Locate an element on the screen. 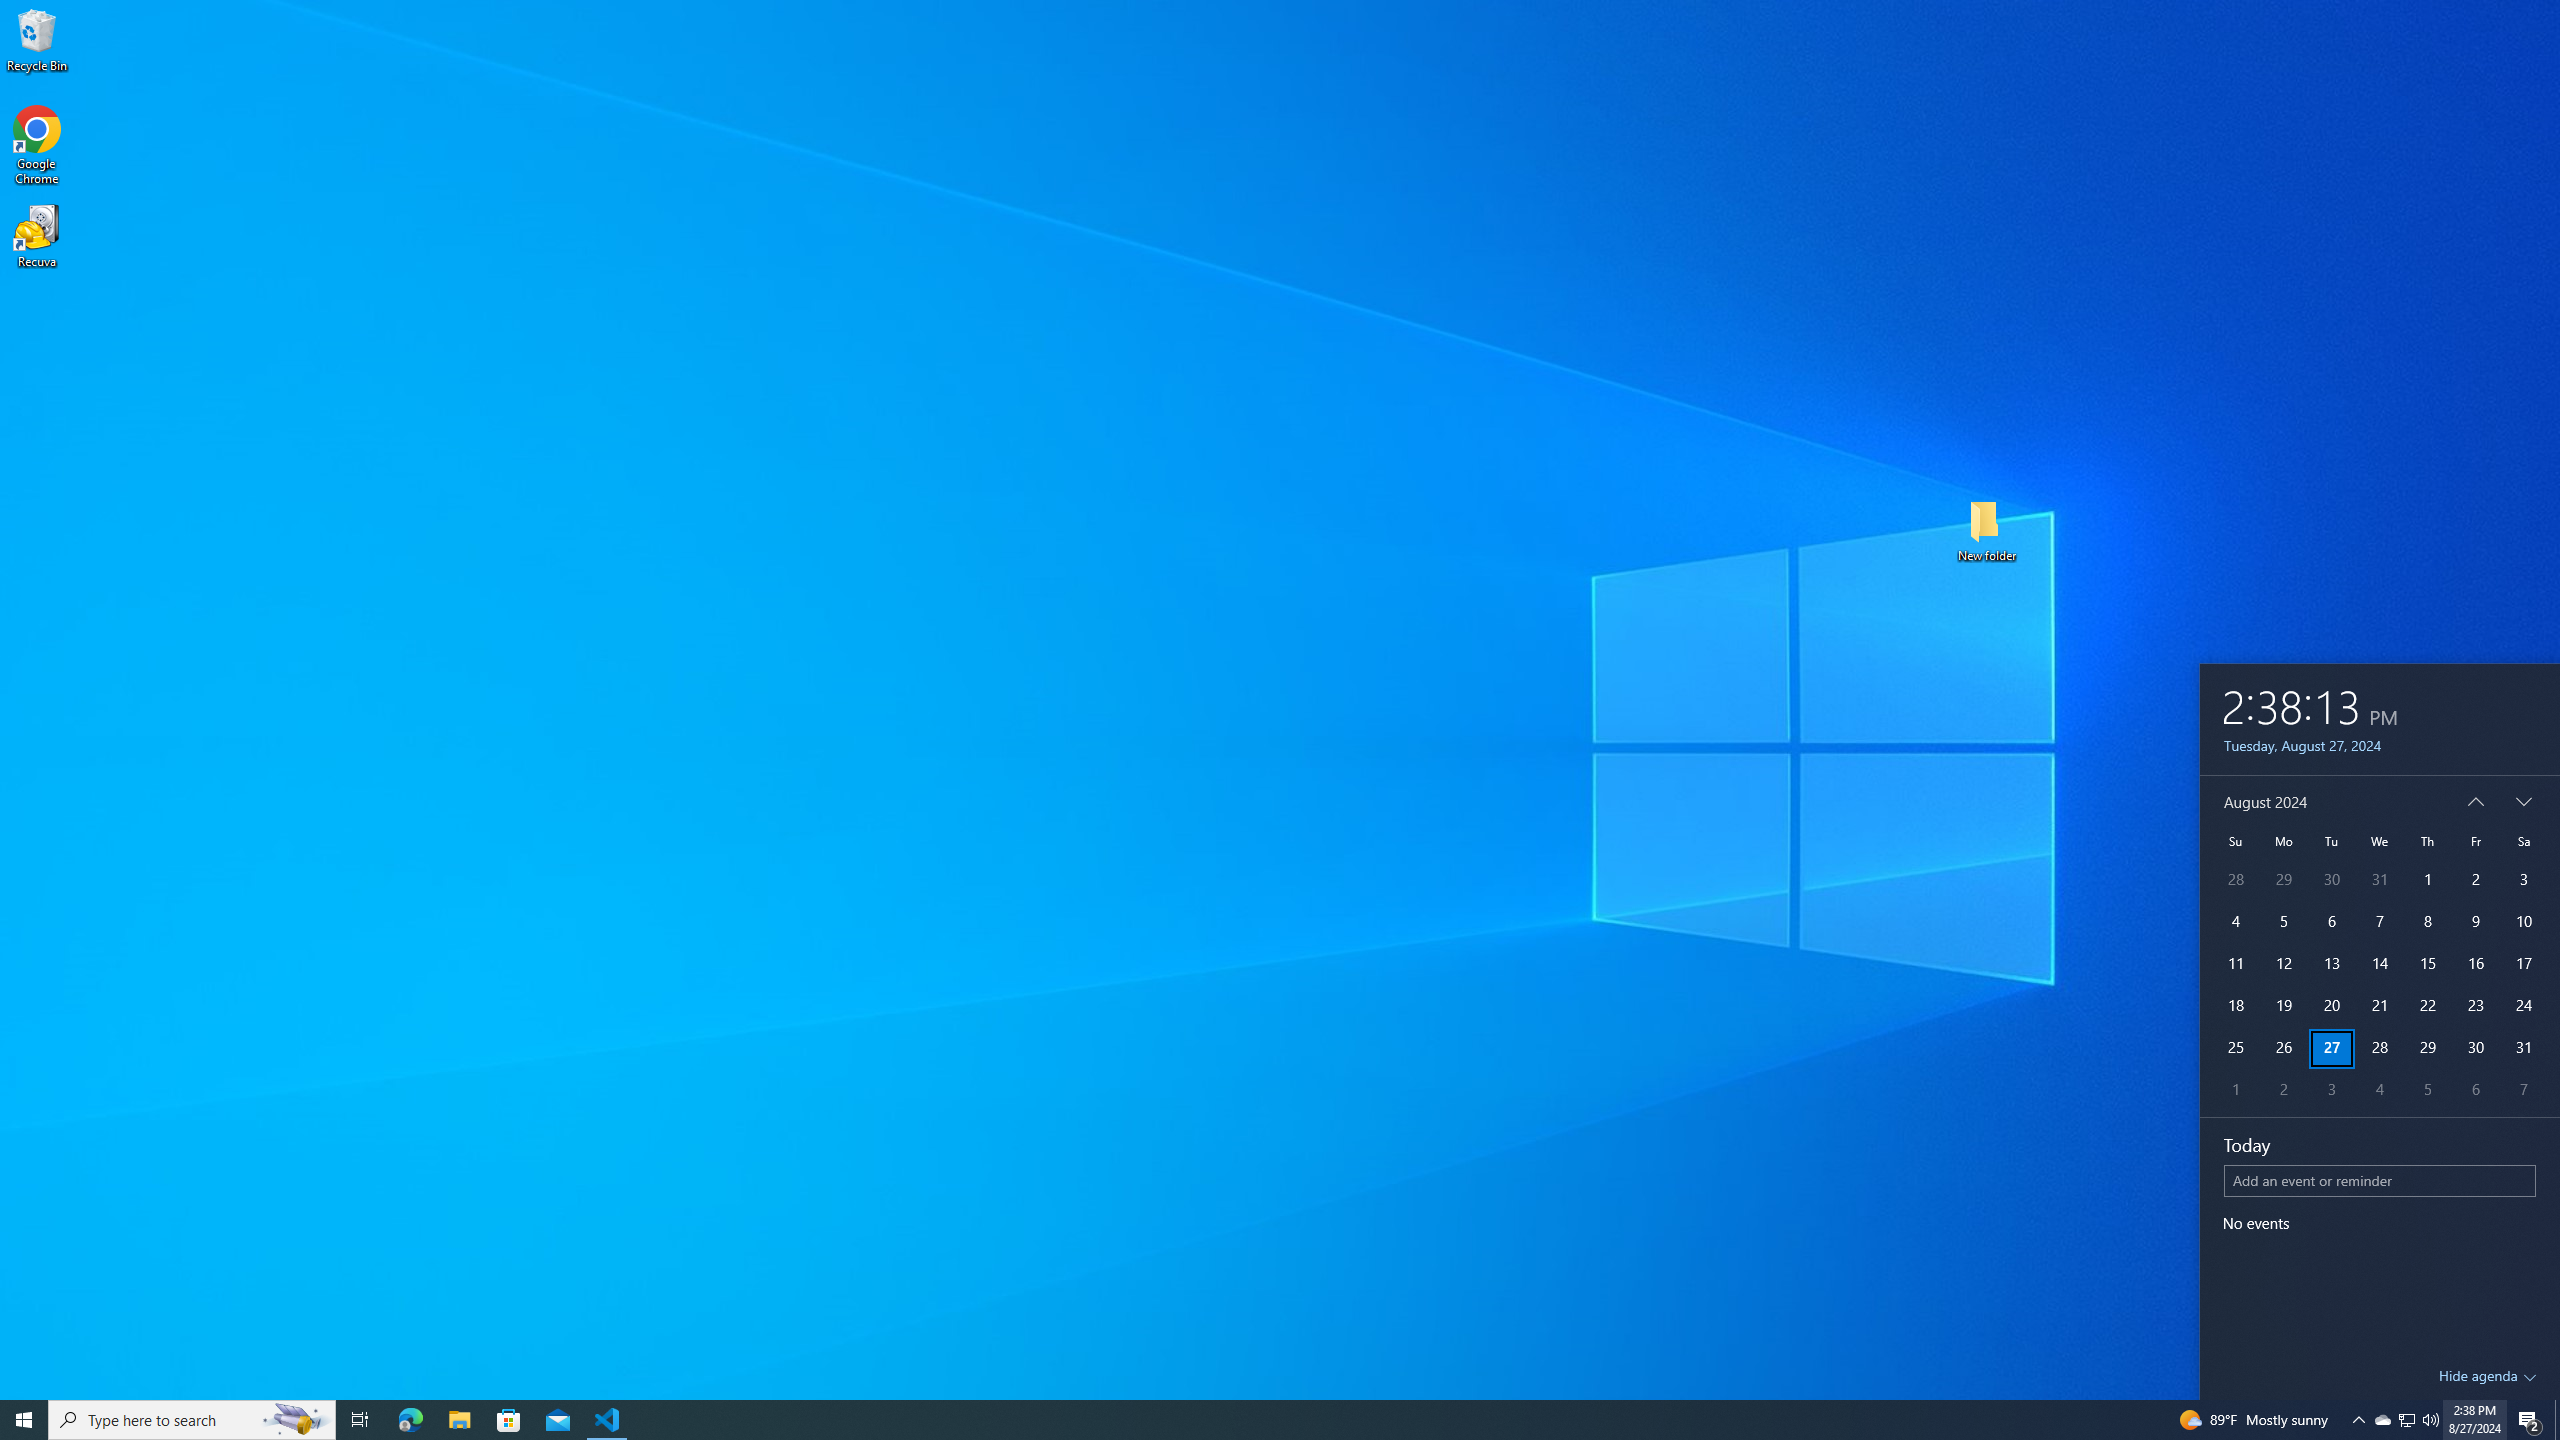 This screenshot has width=2560, height=1440. '24' is located at coordinates (2523, 1006).